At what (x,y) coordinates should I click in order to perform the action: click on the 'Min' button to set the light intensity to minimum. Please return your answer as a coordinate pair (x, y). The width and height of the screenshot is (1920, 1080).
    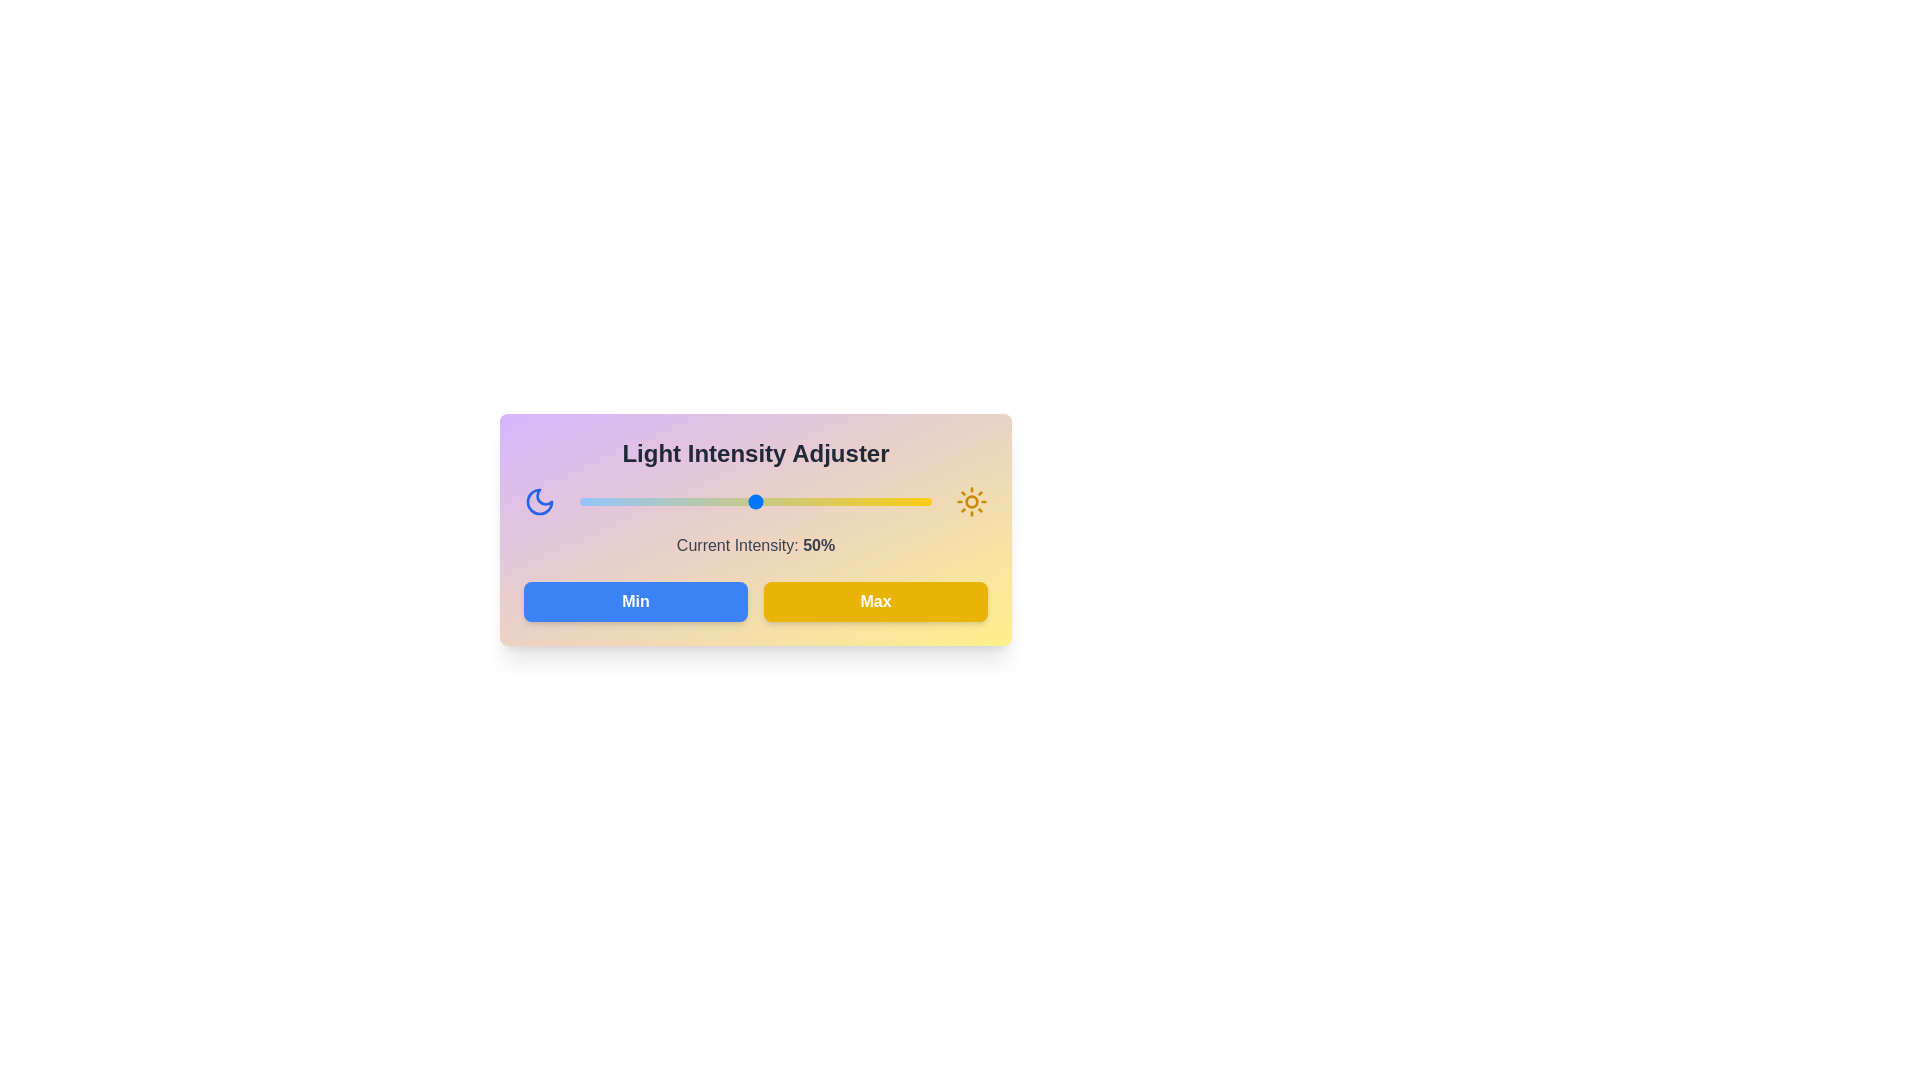
    Looking at the image, I should click on (634, 600).